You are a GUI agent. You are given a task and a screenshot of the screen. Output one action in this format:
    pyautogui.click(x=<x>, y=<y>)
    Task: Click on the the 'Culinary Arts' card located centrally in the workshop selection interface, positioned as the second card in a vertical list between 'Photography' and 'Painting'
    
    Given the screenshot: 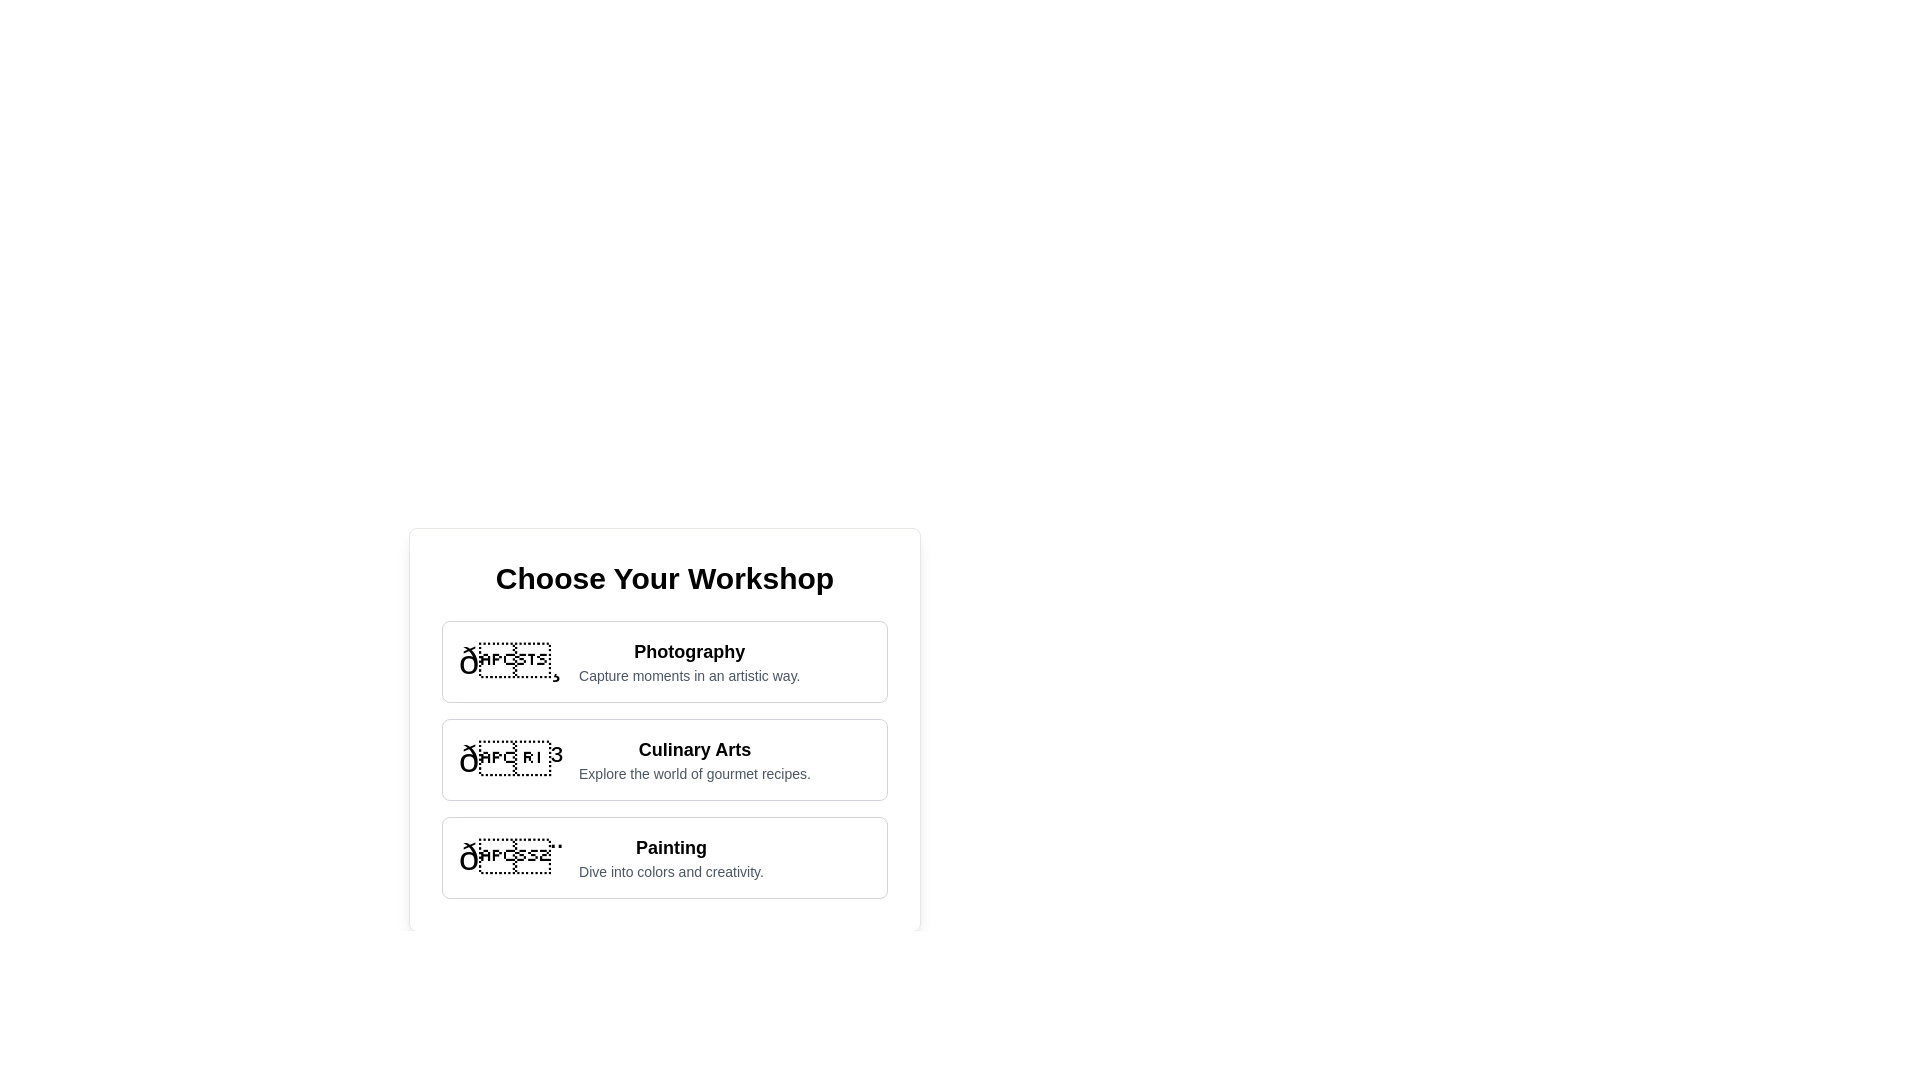 What is the action you would take?
    pyautogui.click(x=665, y=759)
    